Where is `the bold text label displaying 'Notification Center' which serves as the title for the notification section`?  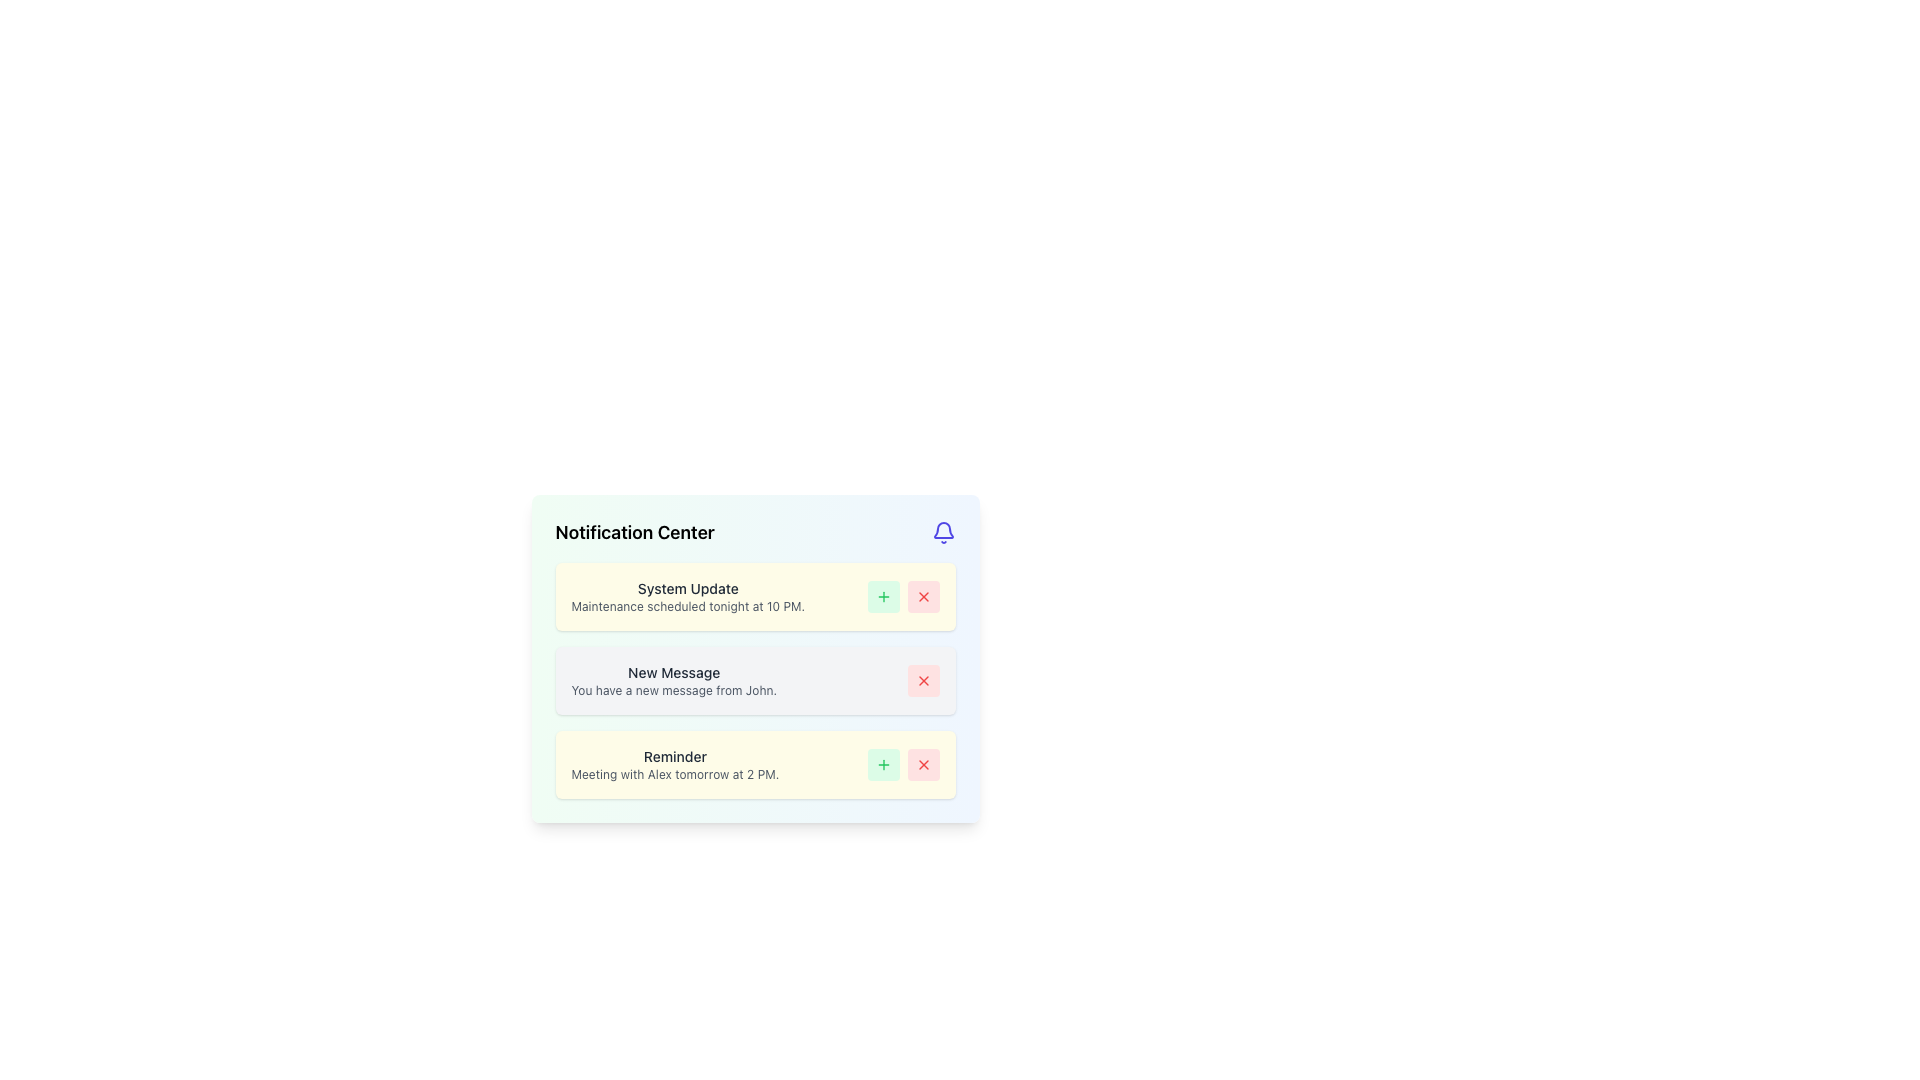
the bold text label displaying 'Notification Center' which serves as the title for the notification section is located at coordinates (634, 531).